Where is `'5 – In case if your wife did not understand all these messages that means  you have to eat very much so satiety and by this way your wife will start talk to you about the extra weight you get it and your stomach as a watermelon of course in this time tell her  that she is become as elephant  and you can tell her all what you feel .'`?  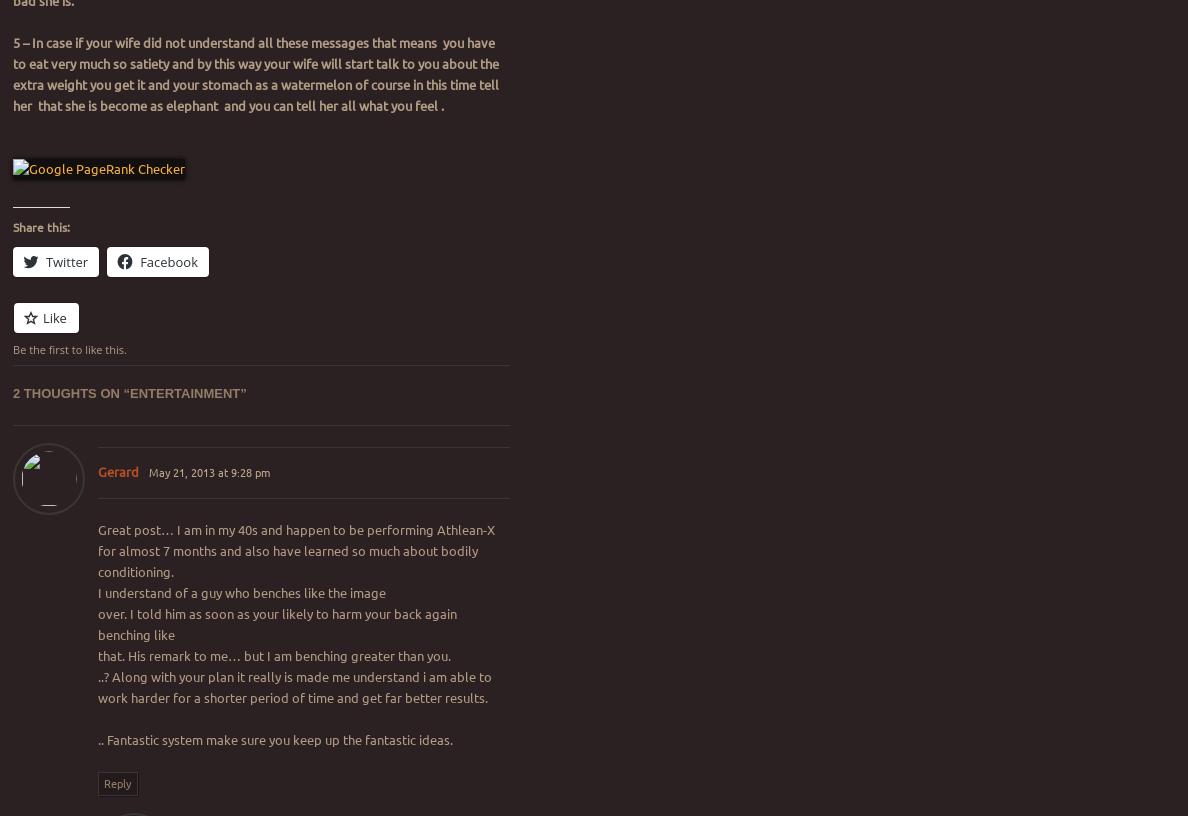 '5 – In case if your wife did not understand all these messages that means  you have to eat very much so satiety and by this way your wife will start talk to you about the extra weight you get it and your stomach as a watermelon of course in this time tell her  that she is become as elephant  and you can tell her all what you feel .' is located at coordinates (256, 73).